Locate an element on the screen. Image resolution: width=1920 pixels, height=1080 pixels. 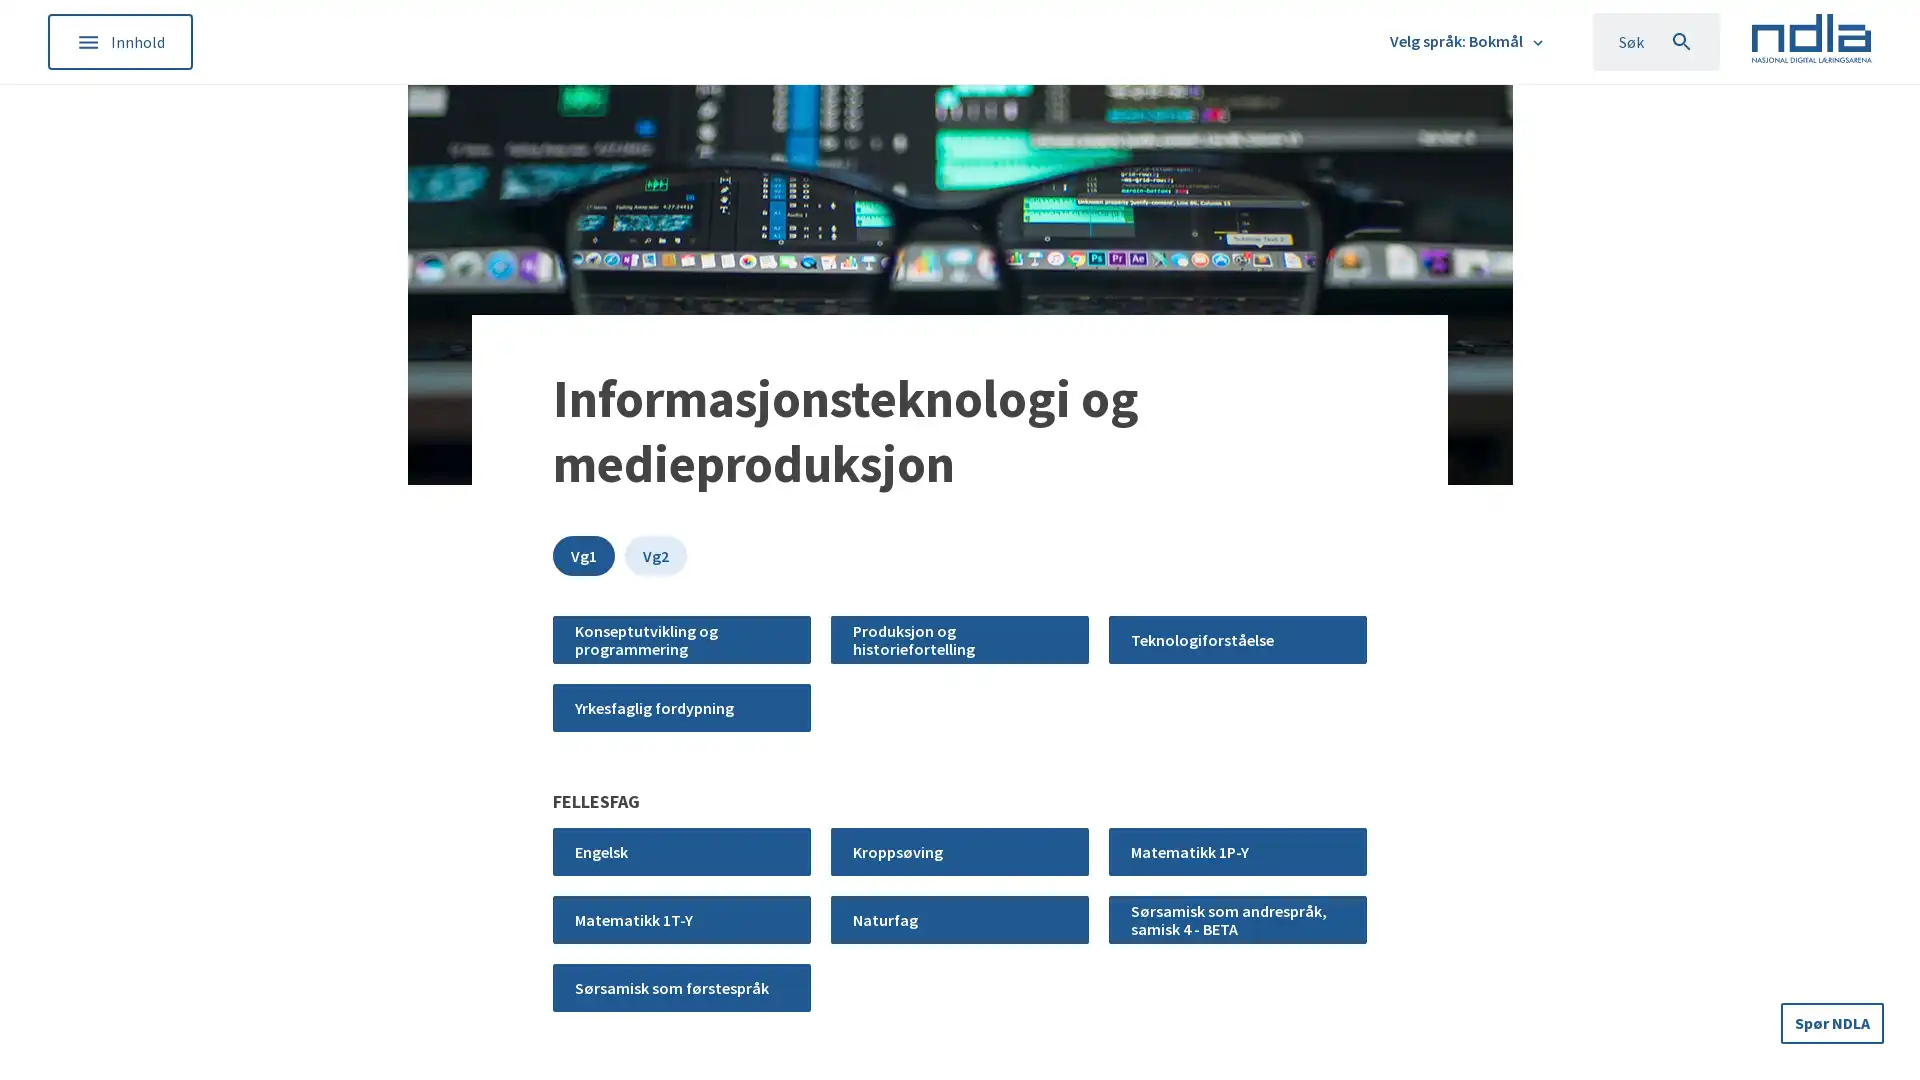
Vg2 is located at coordinates (656, 555).